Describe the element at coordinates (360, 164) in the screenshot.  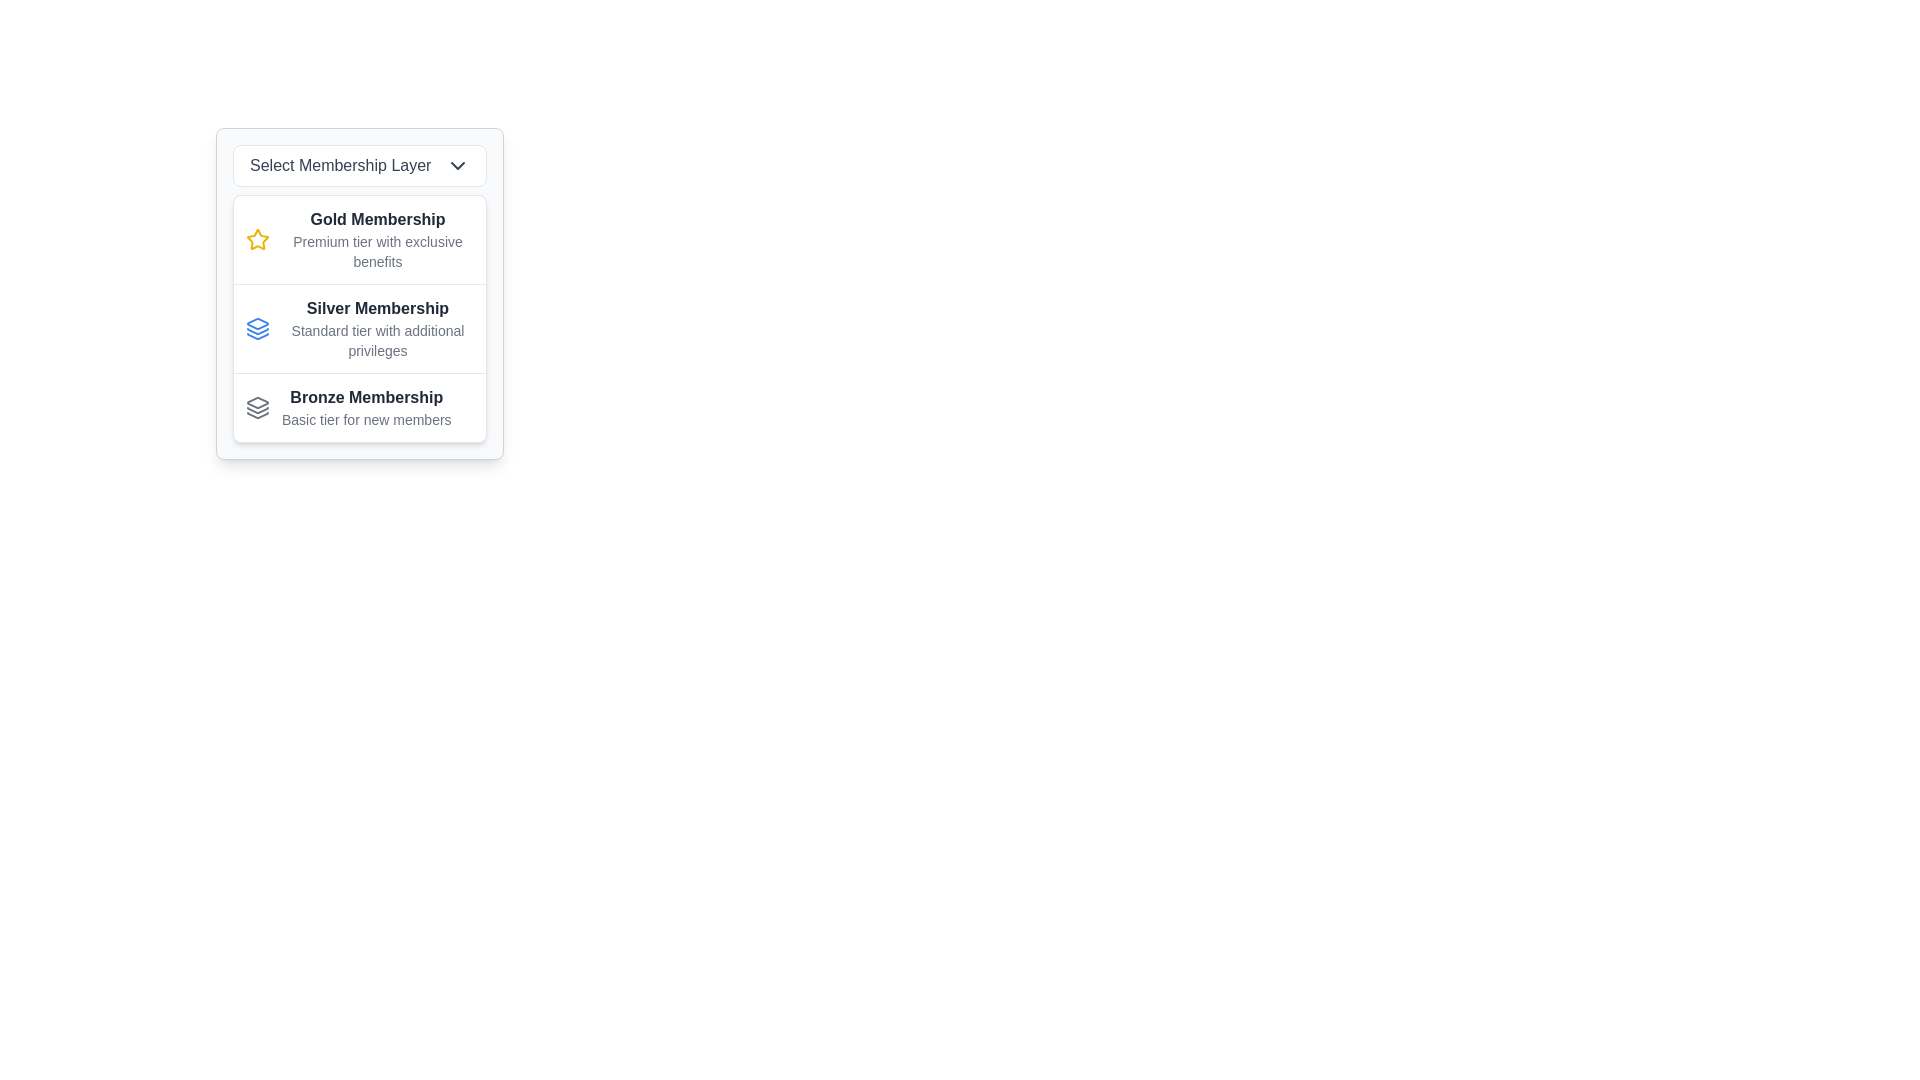
I see `the rectangular dropdown menu labeled 'Select Membership Layer'` at that location.